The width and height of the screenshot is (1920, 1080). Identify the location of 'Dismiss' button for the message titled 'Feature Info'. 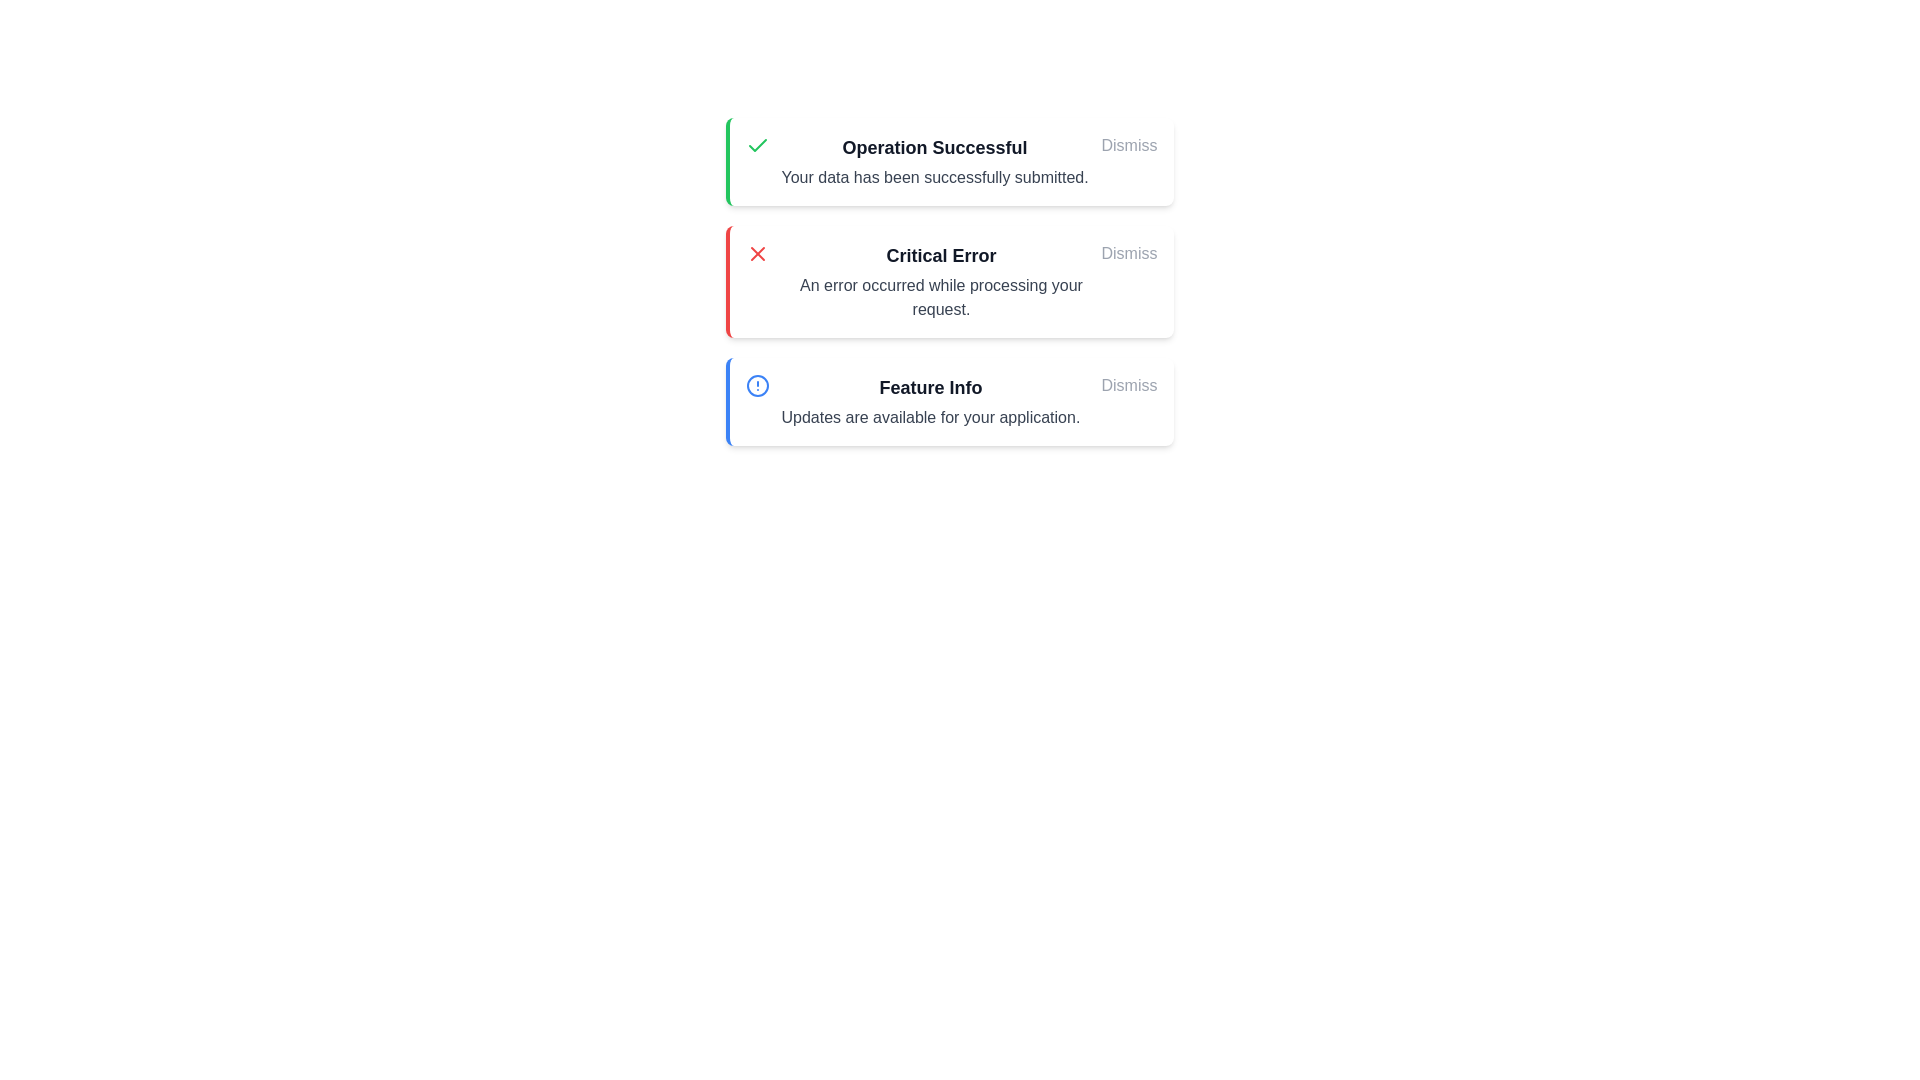
(1129, 385).